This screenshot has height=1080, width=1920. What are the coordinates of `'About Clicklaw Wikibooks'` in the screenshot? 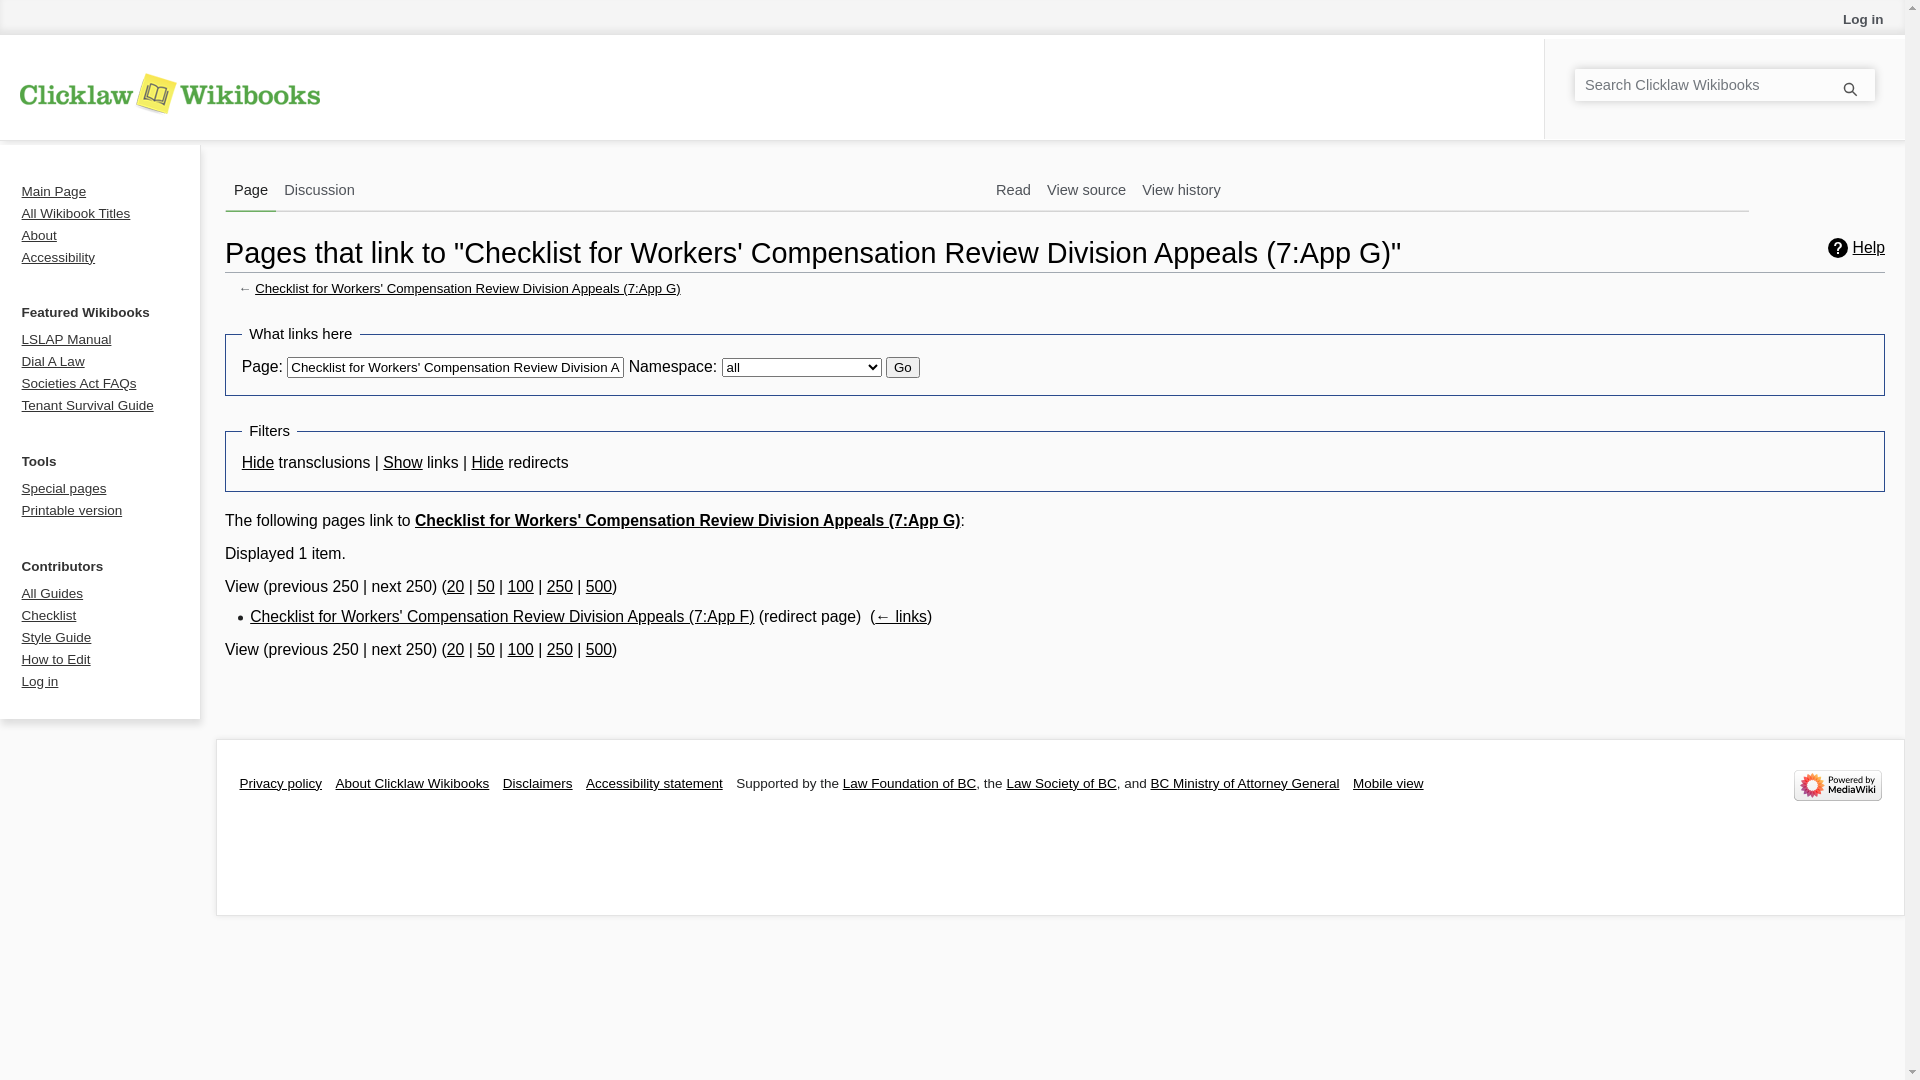 It's located at (411, 782).